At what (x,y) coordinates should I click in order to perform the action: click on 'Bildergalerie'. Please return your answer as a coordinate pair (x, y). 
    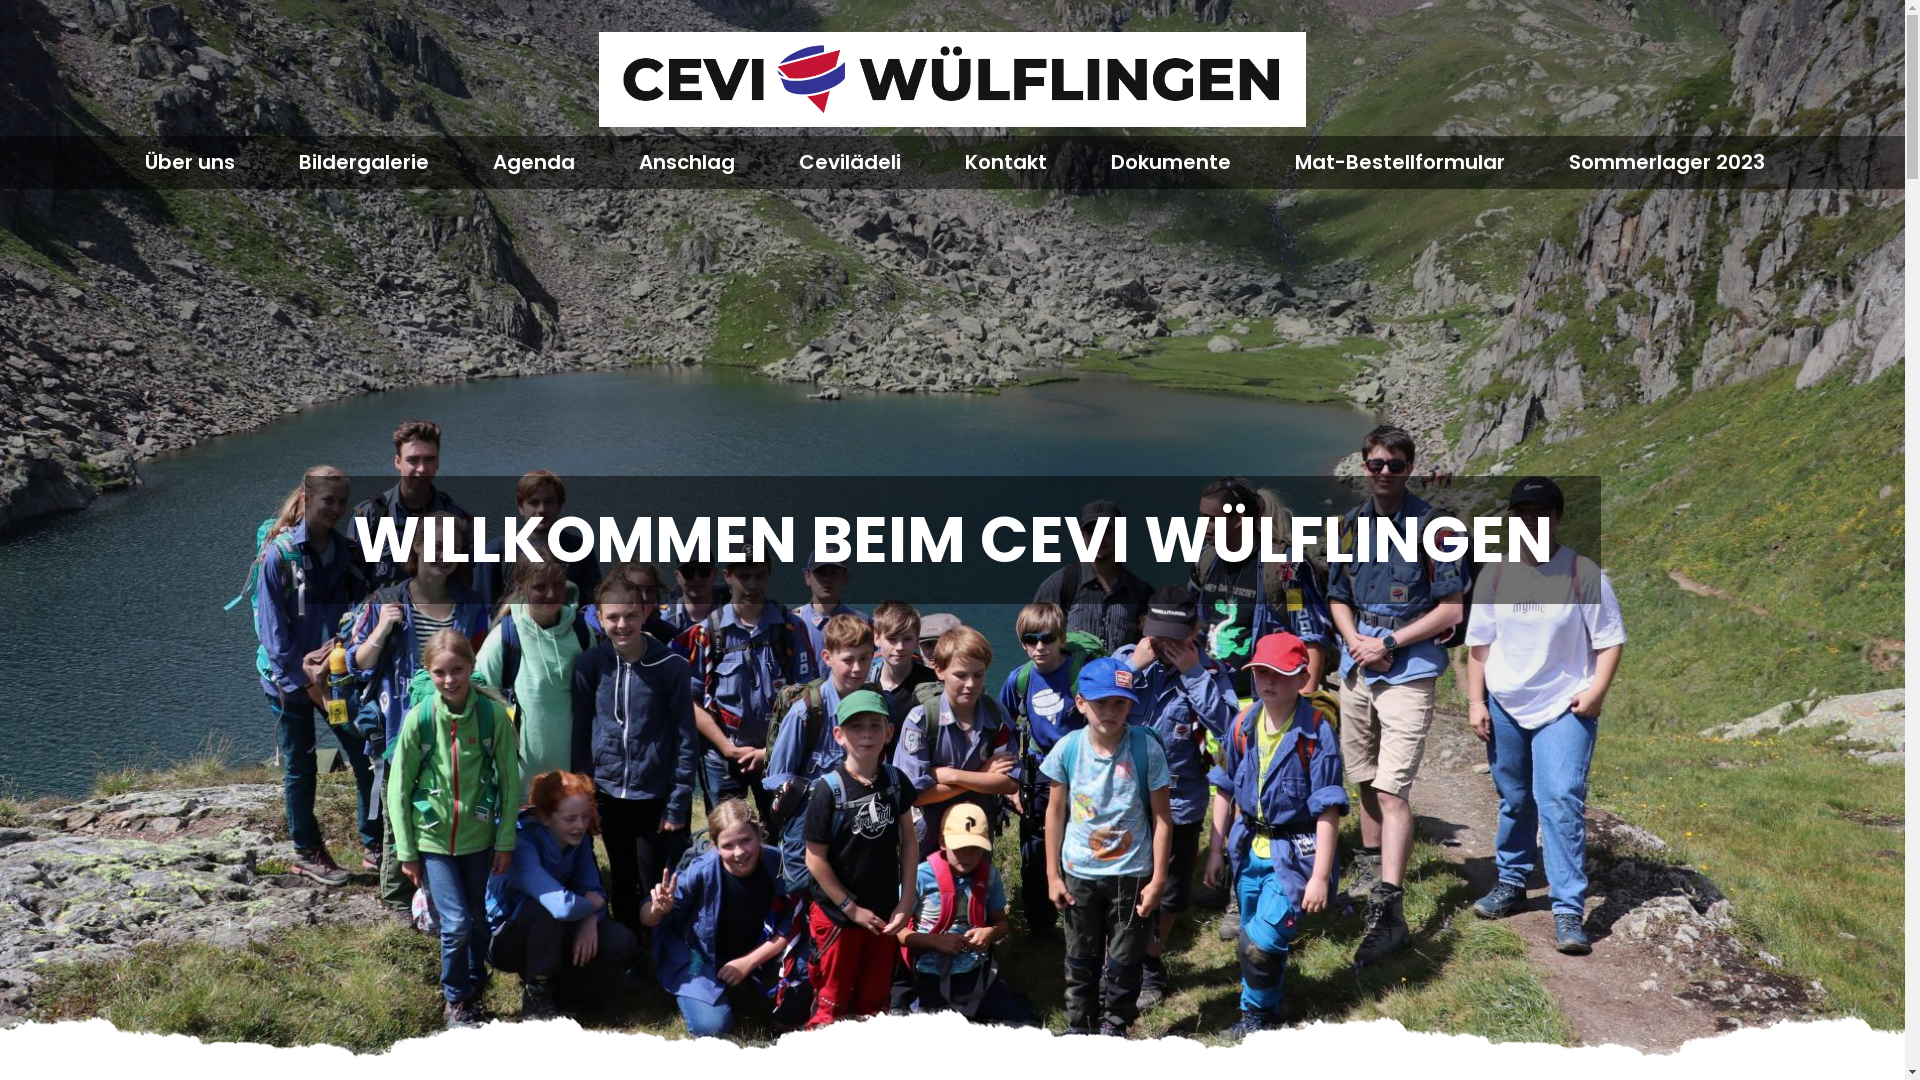
    Looking at the image, I should click on (296, 161).